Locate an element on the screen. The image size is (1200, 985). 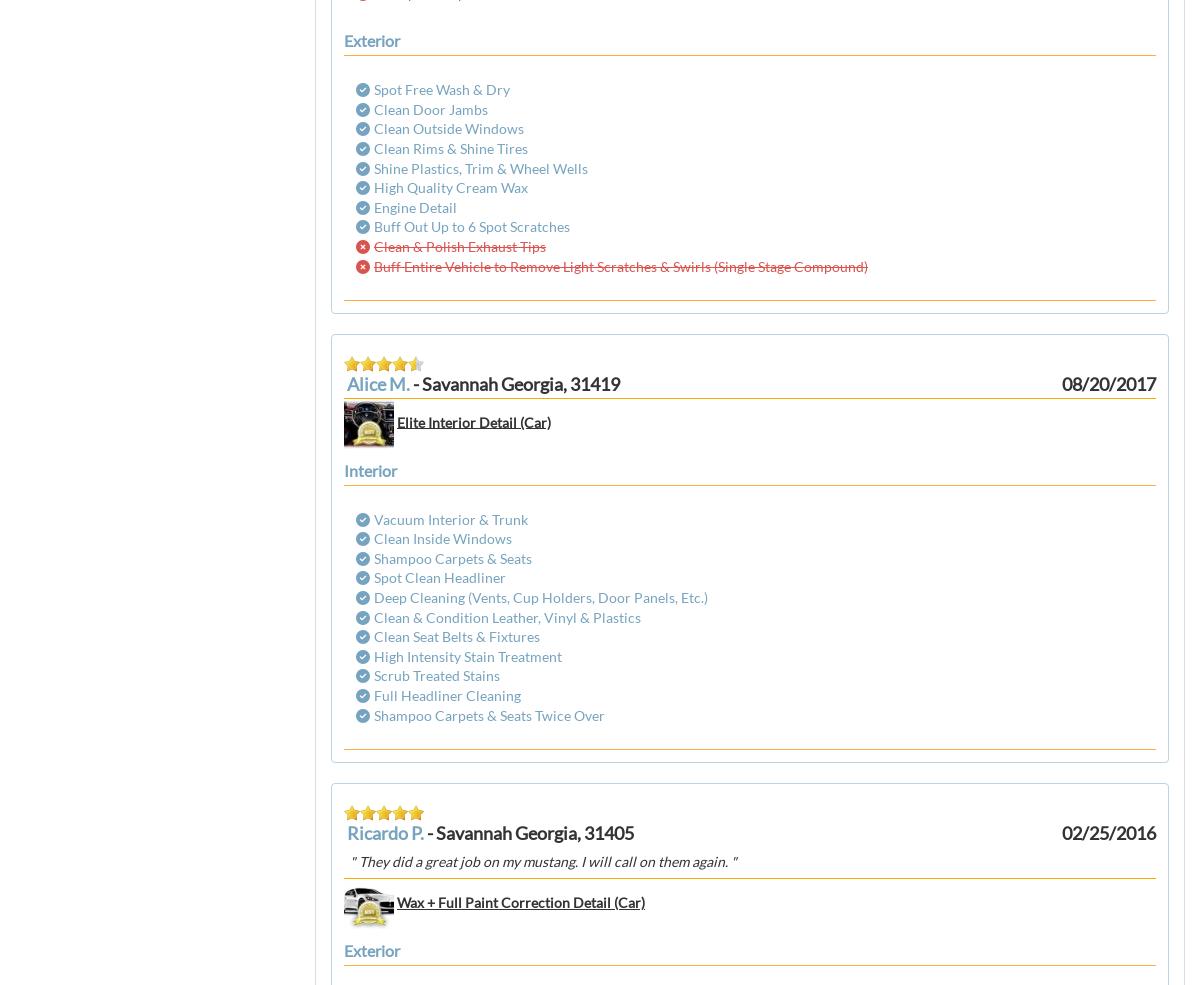
'interior' is located at coordinates (344, 468).